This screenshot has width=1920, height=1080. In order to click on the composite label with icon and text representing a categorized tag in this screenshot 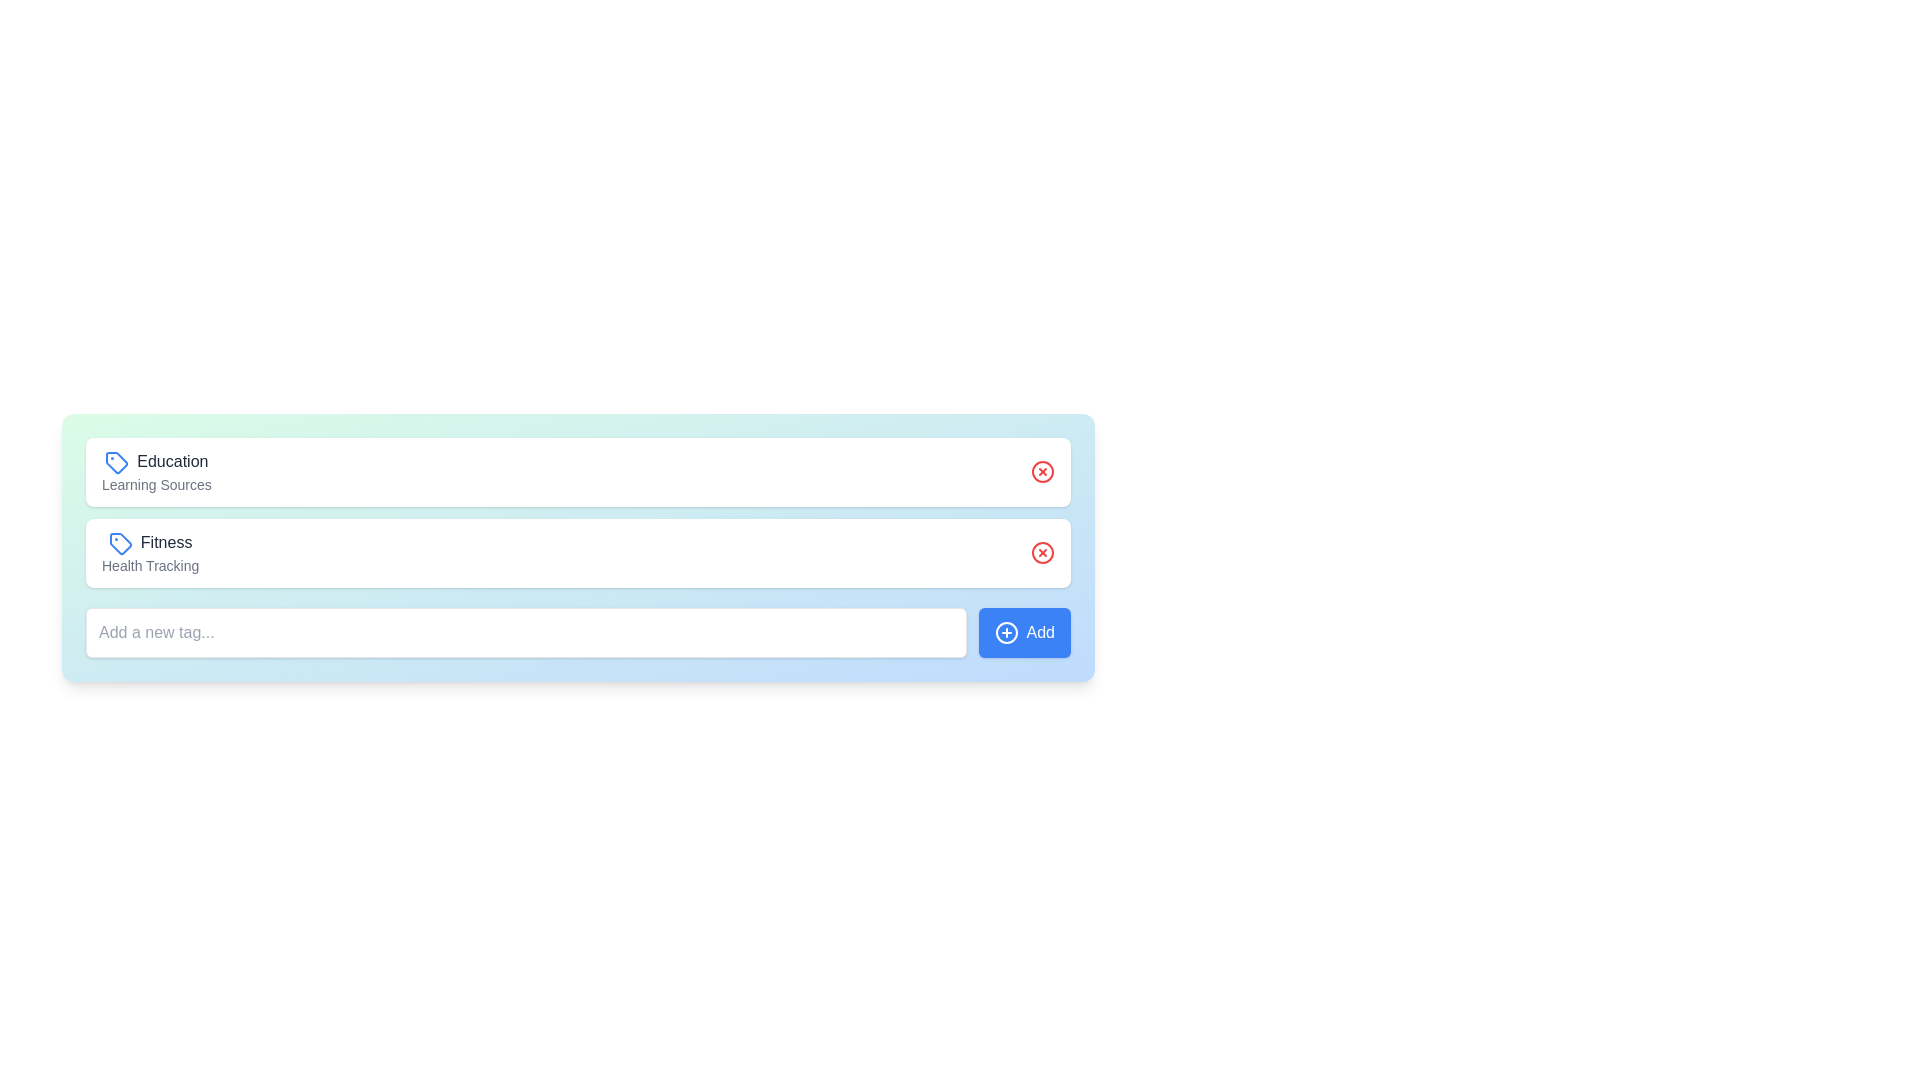, I will do `click(155, 472)`.